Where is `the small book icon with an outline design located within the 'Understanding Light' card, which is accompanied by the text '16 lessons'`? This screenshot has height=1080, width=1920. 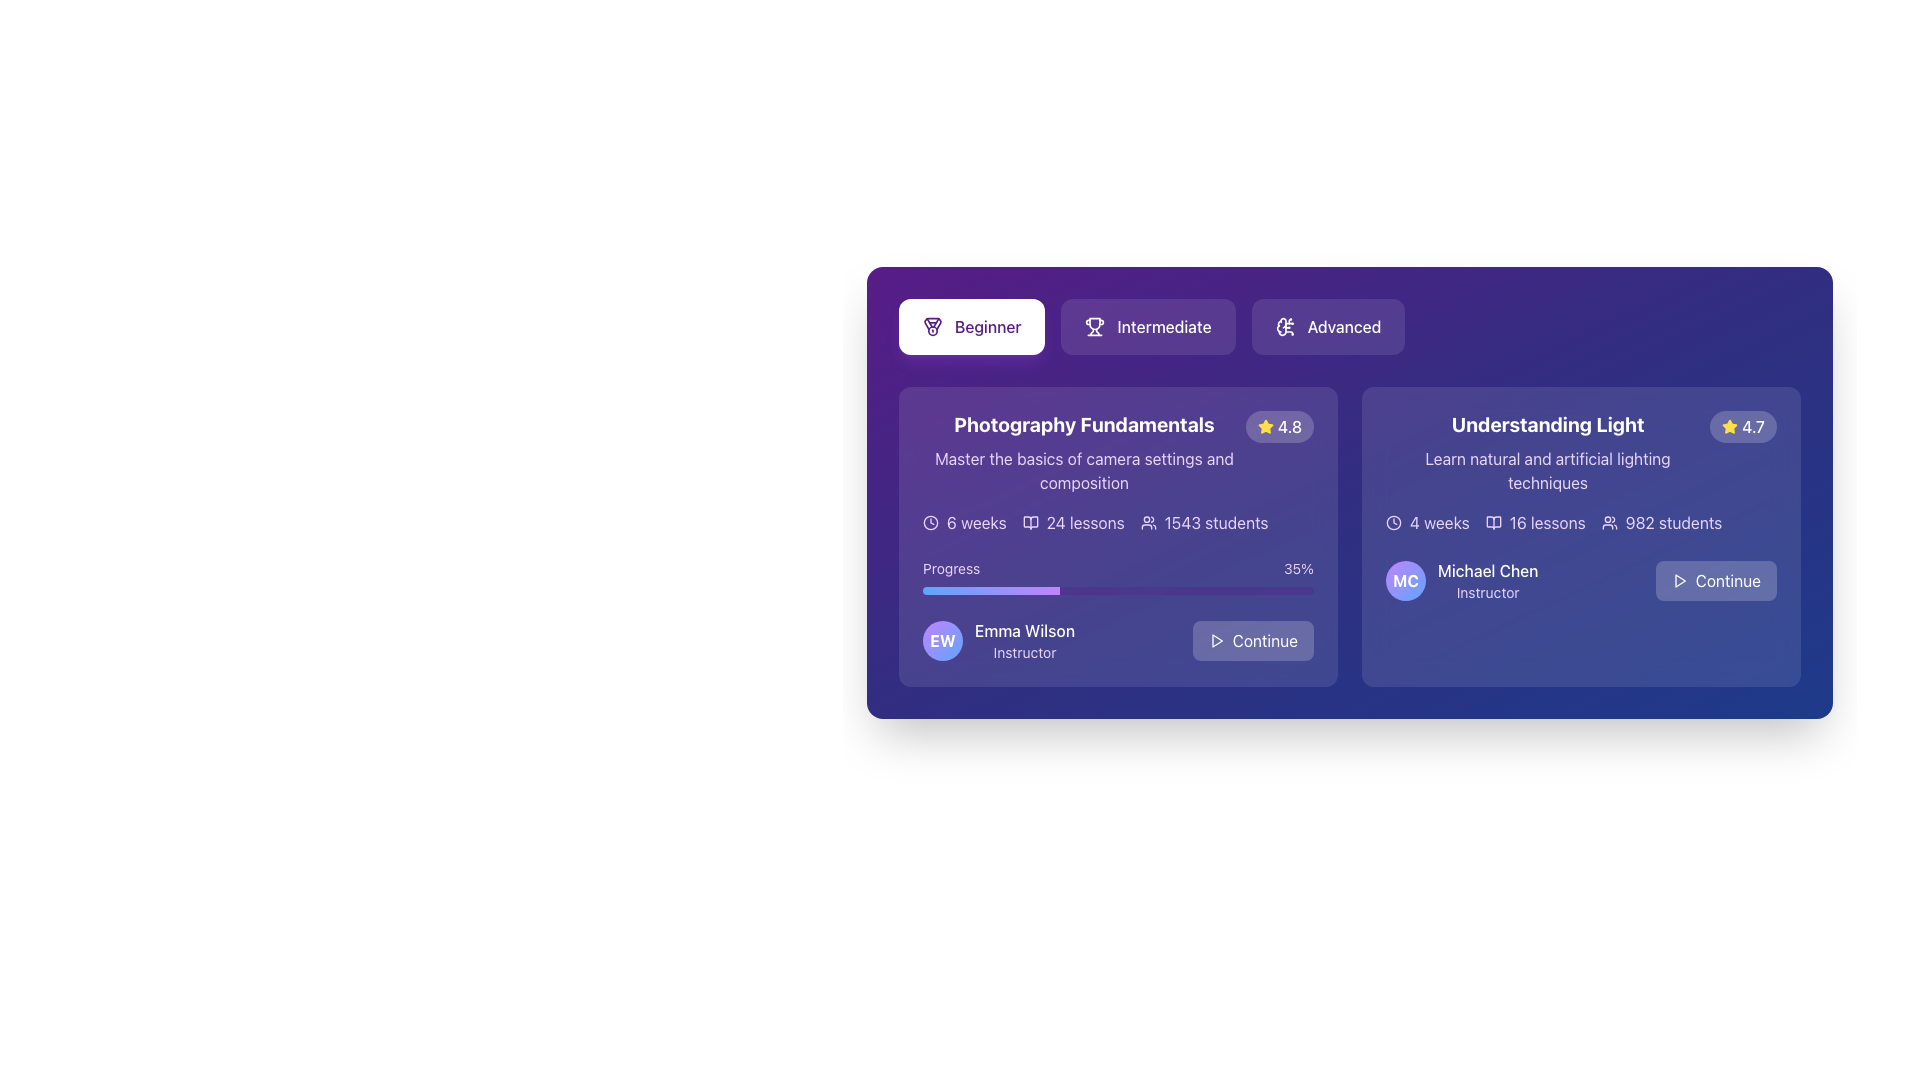
the small book icon with an outline design located within the 'Understanding Light' card, which is accompanied by the text '16 lessons' is located at coordinates (1493, 522).